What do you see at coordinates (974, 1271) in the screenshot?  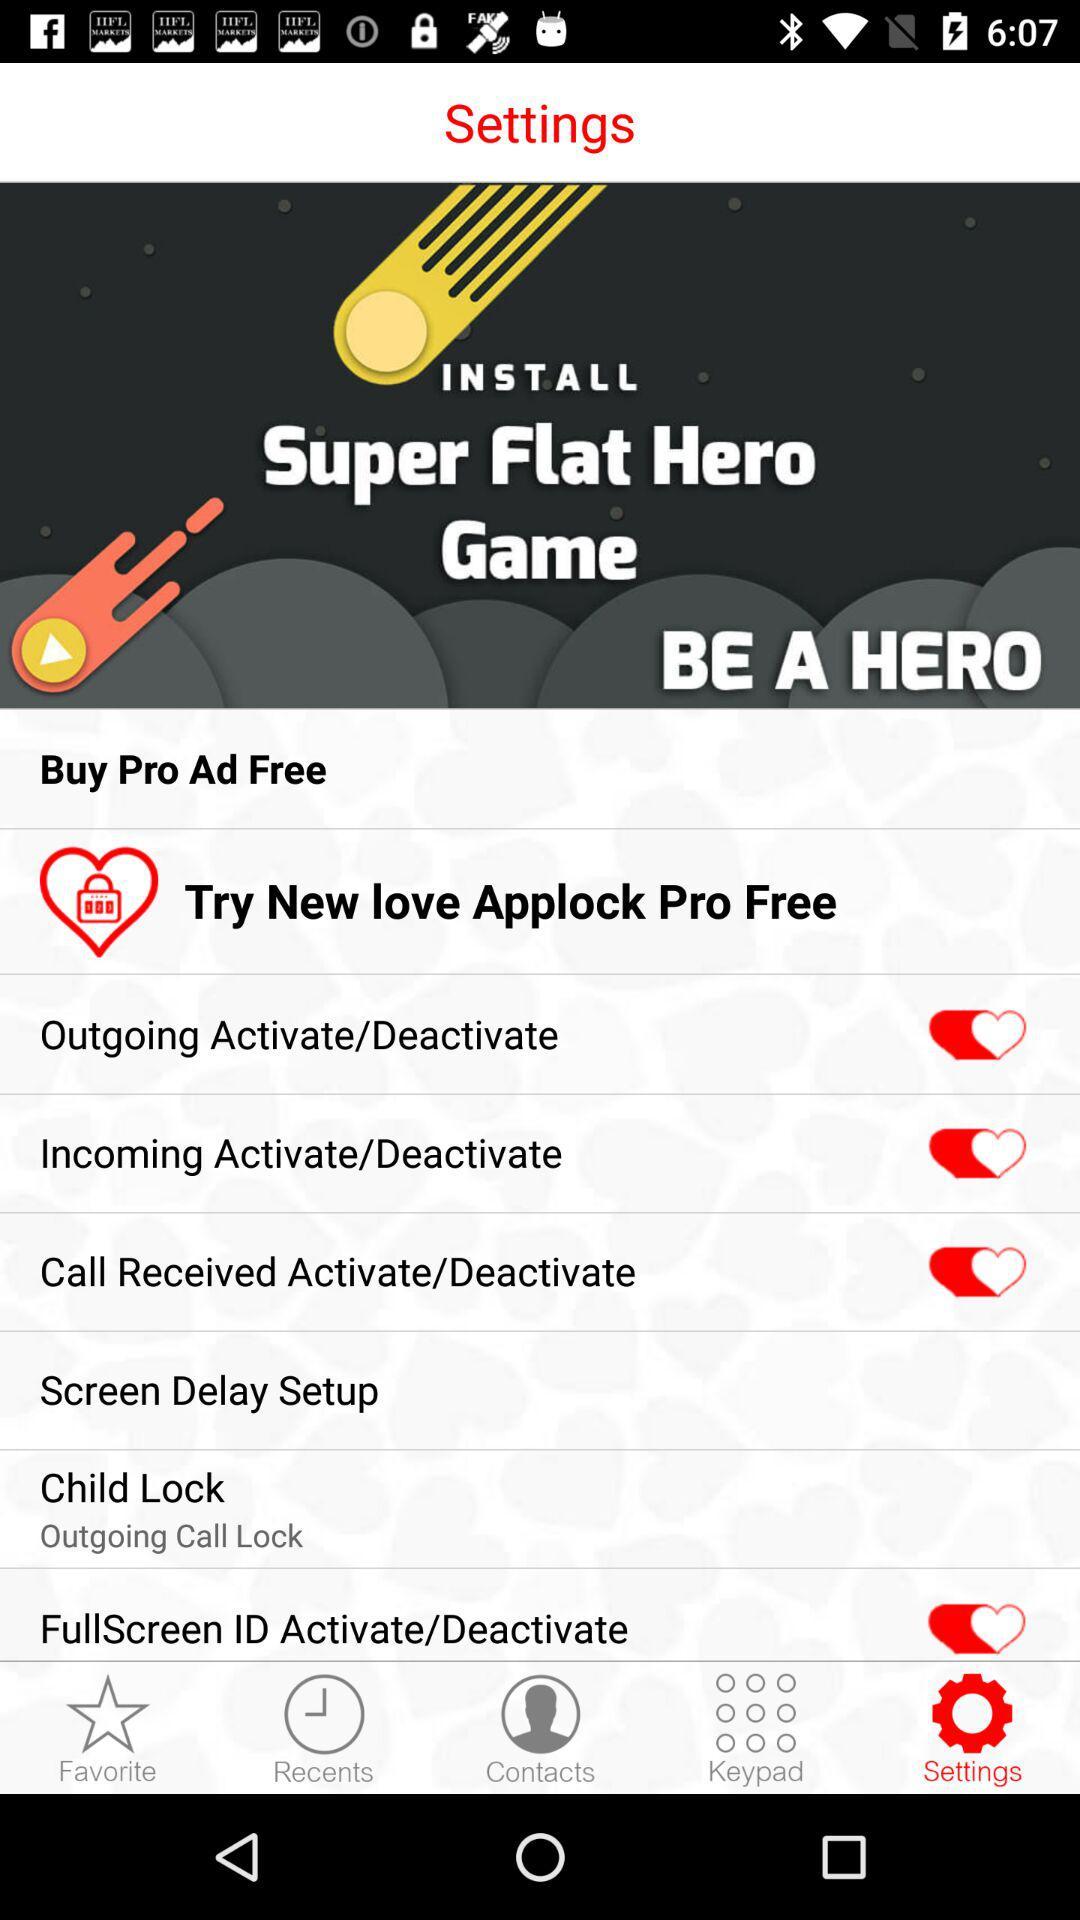 I see `the icon to the right of the call received activate` at bounding box center [974, 1271].